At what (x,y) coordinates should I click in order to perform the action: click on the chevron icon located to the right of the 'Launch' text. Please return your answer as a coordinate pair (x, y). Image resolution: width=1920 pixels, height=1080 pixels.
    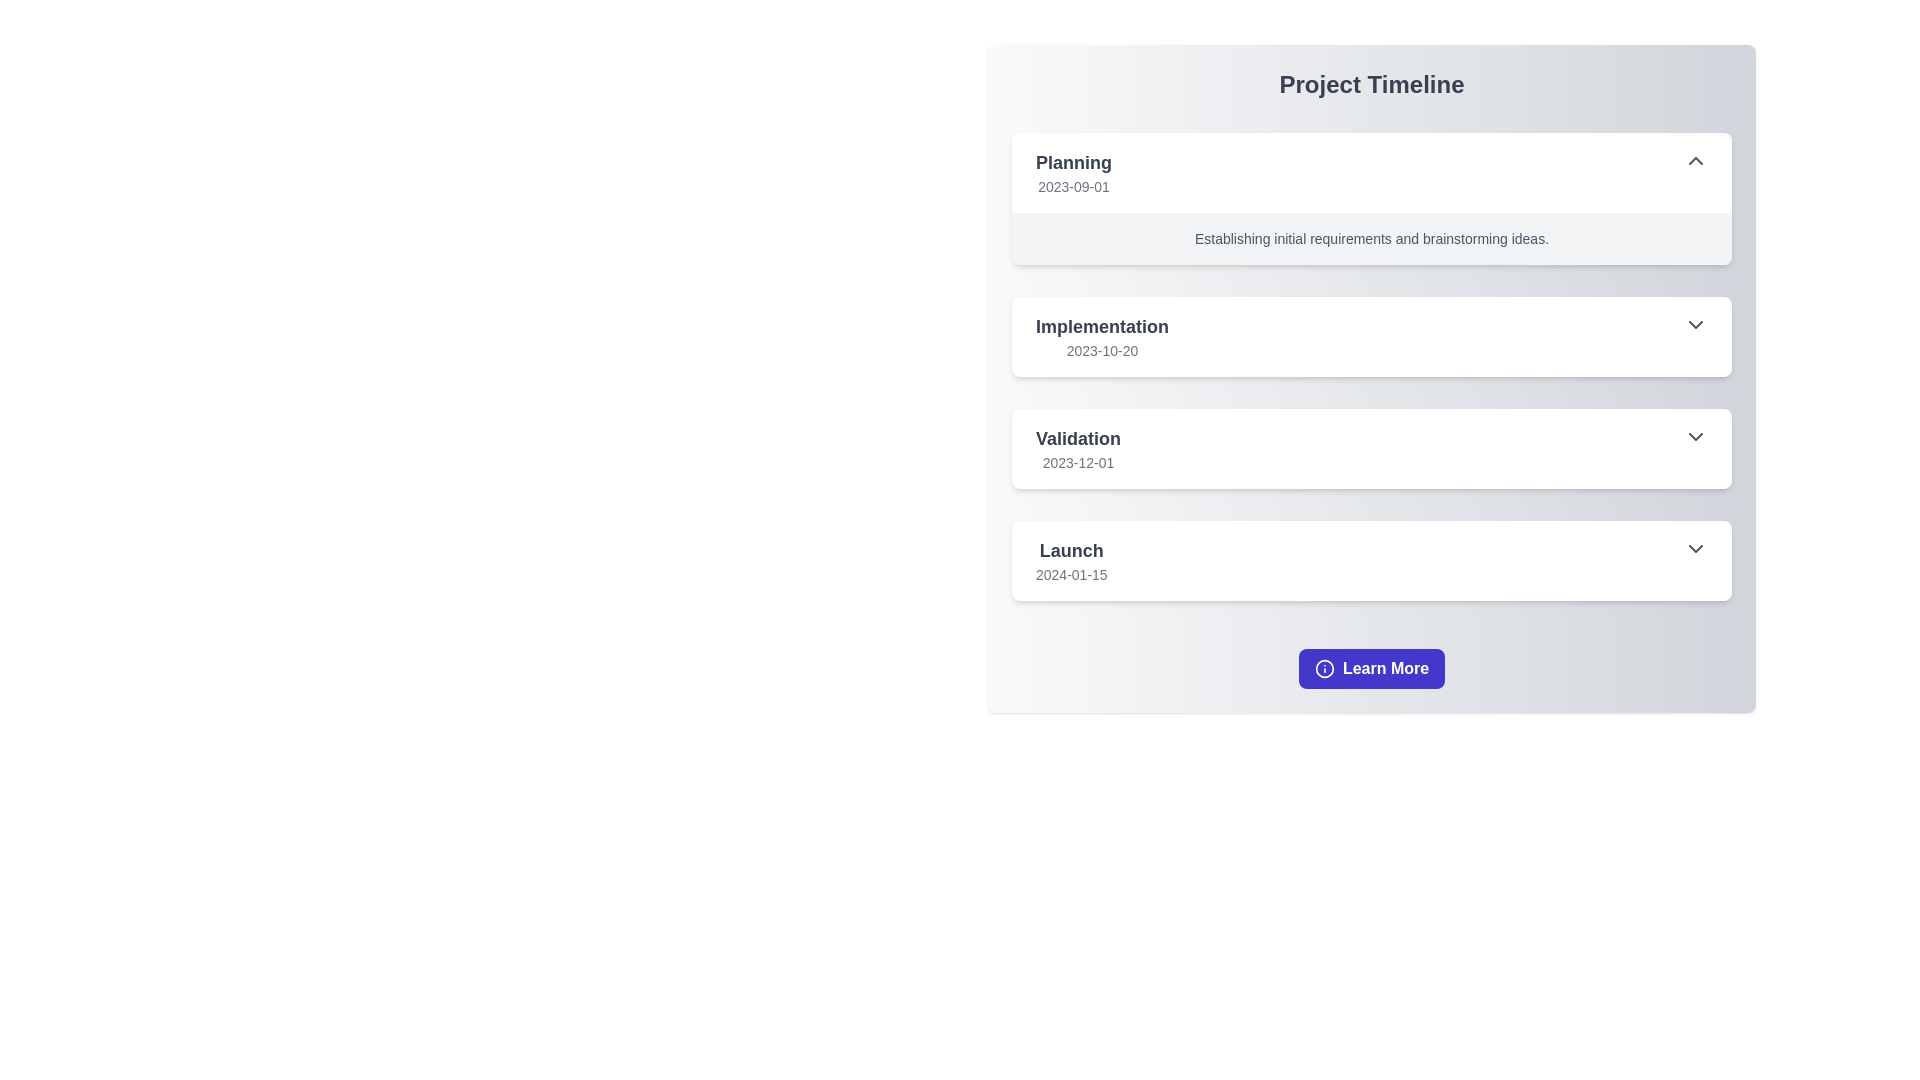
    Looking at the image, I should click on (1694, 548).